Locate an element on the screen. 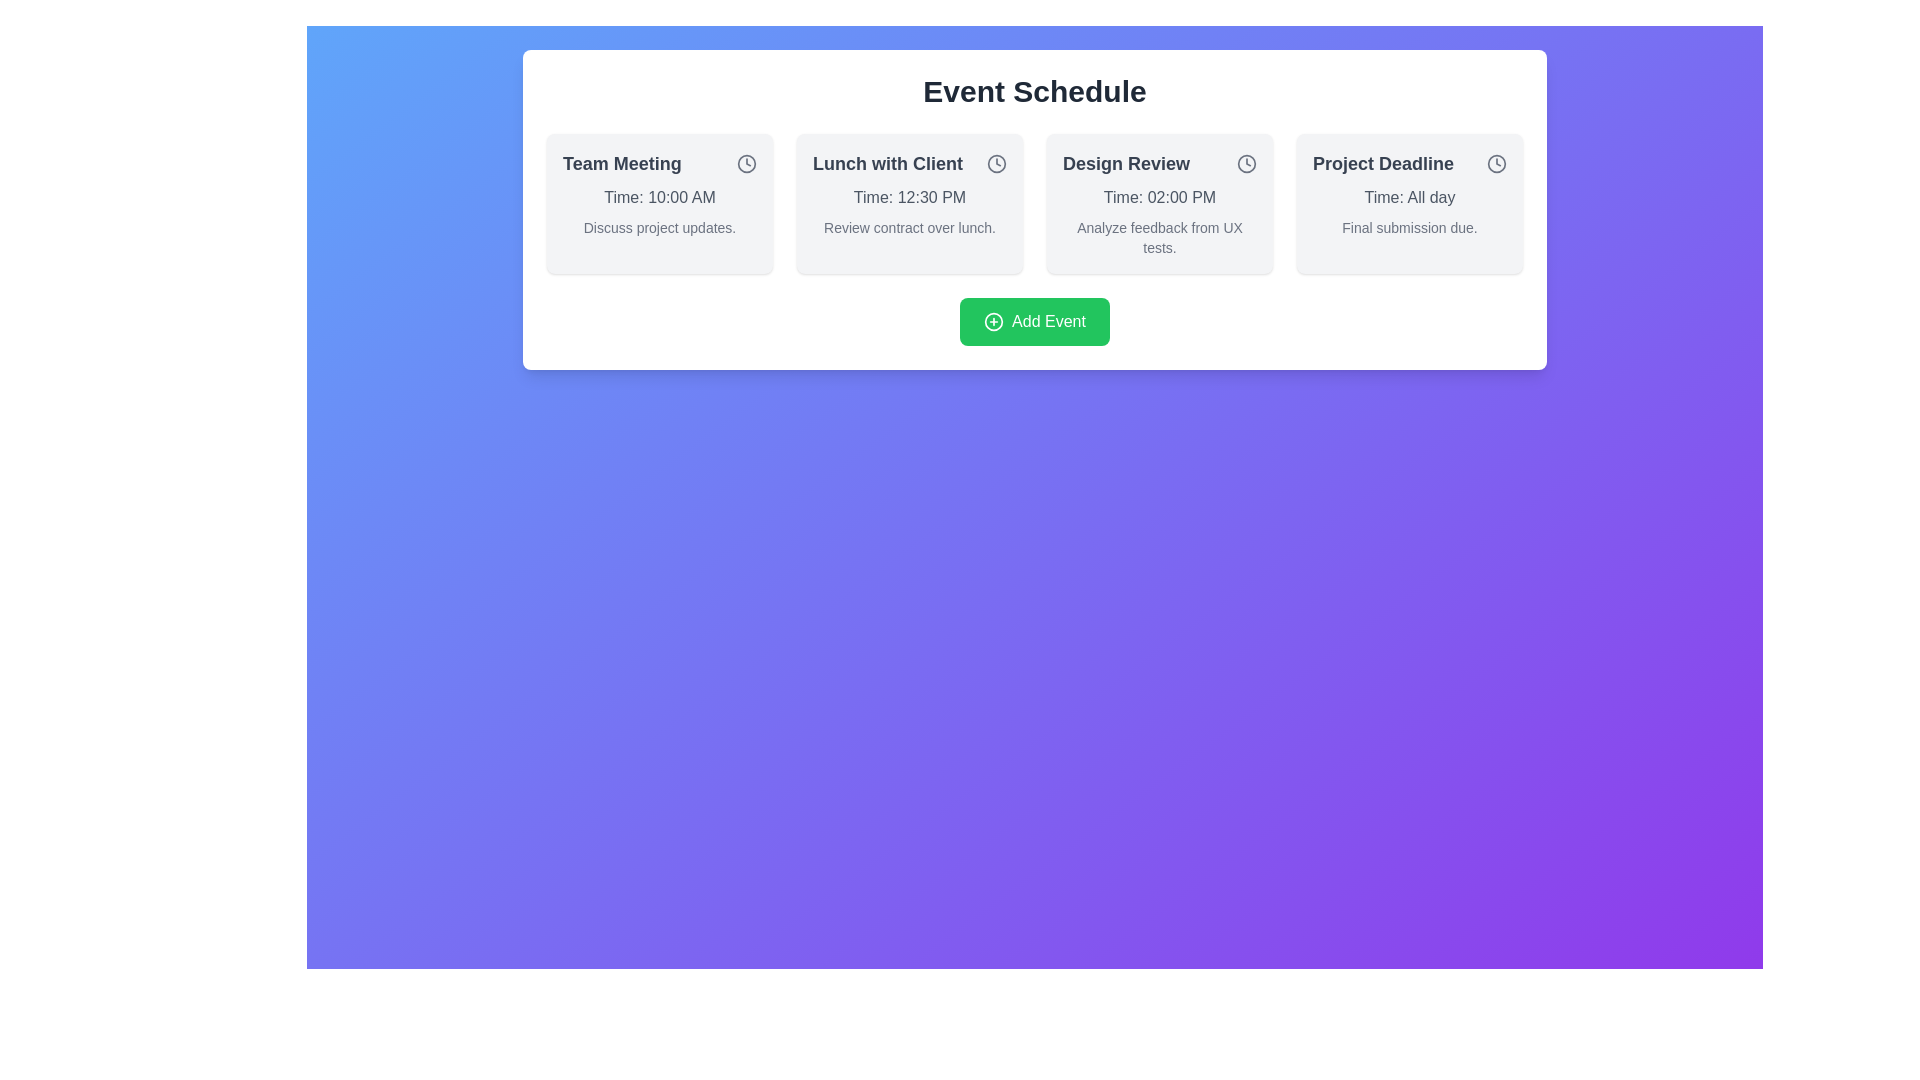 Image resolution: width=1920 pixels, height=1080 pixels. the Text label displaying 'Time: 12:30 PM' in italicized medium-gray font, located in the 'Lunch with Client' card is located at coordinates (909, 197).